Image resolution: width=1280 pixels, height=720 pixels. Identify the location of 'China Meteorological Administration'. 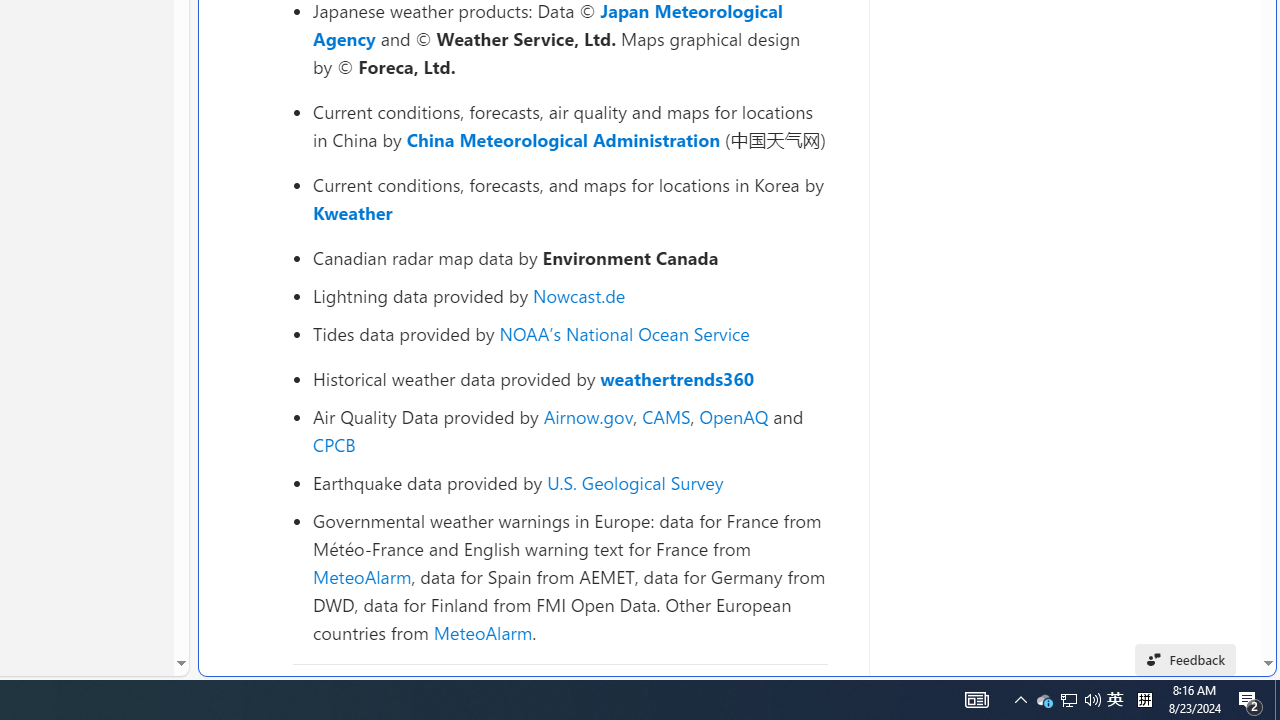
(562, 139).